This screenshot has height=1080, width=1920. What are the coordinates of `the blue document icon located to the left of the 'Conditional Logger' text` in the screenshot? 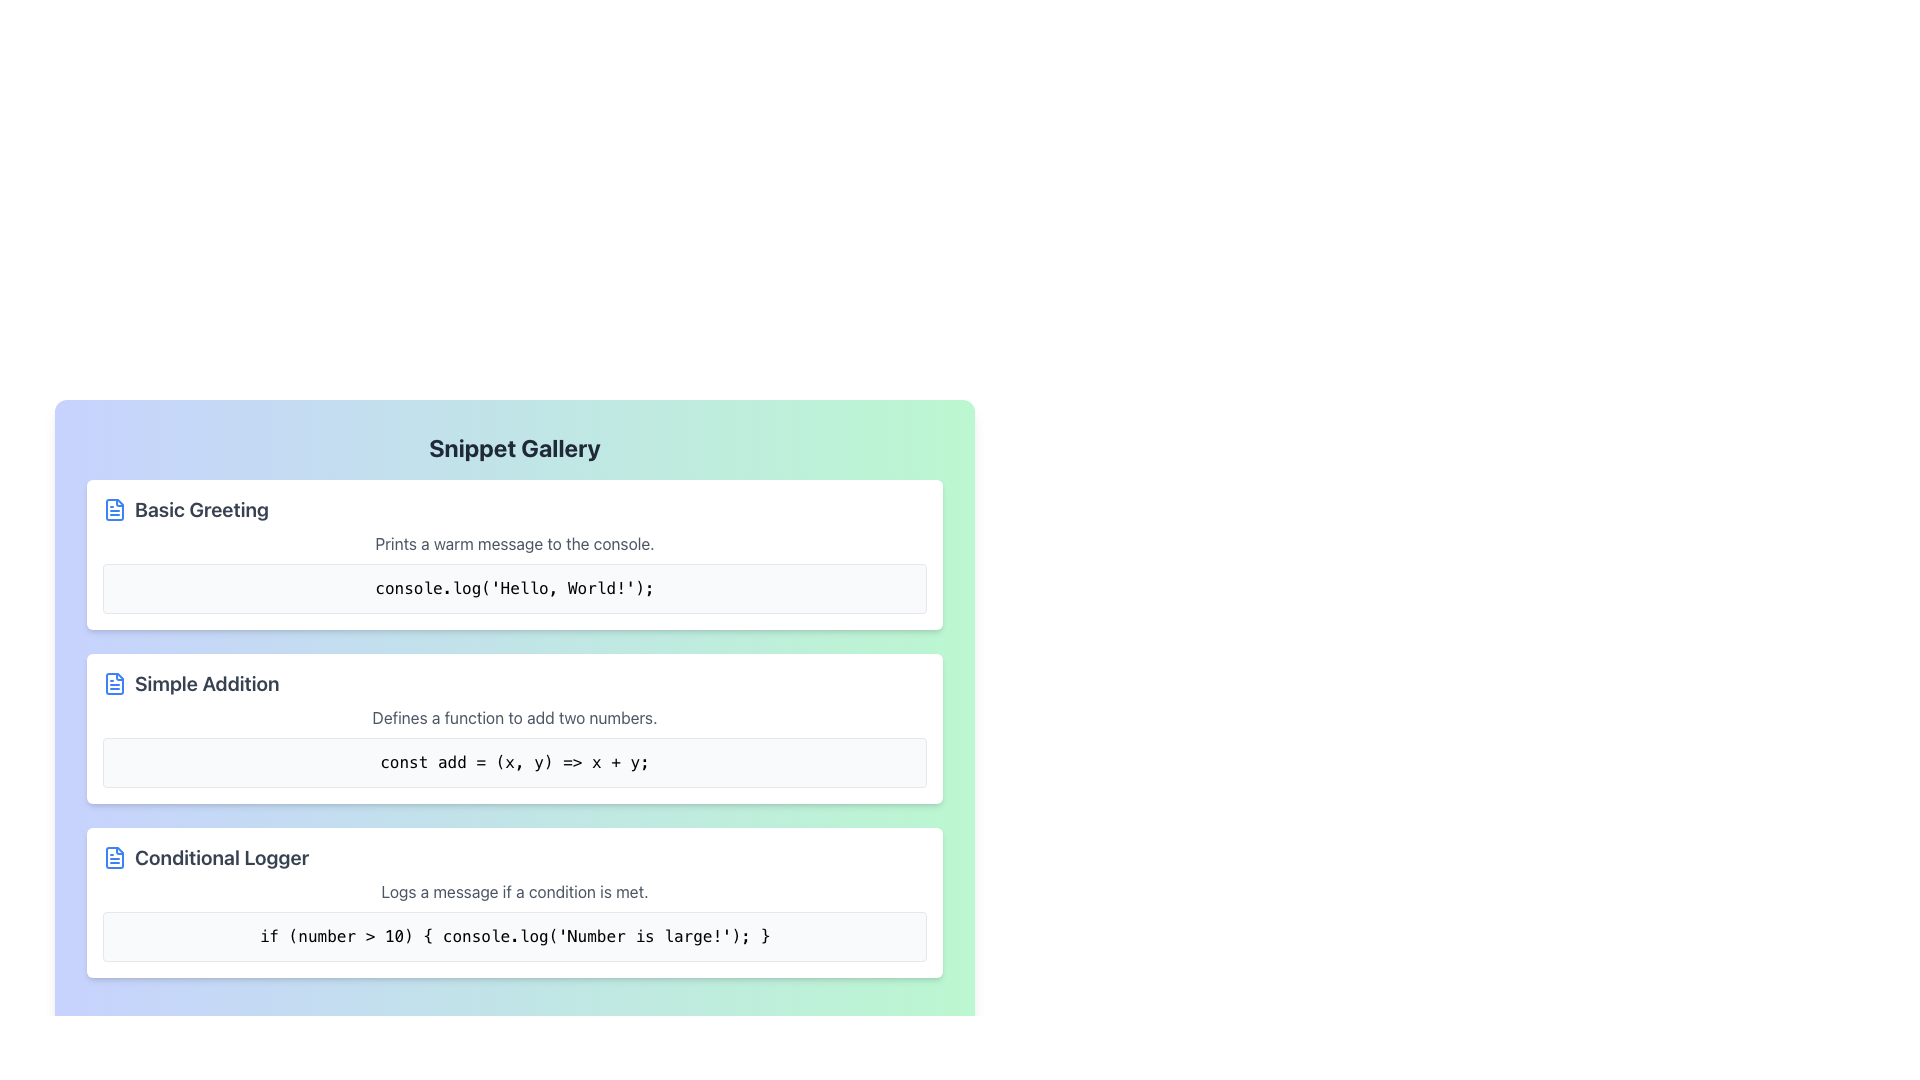 It's located at (114, 856).